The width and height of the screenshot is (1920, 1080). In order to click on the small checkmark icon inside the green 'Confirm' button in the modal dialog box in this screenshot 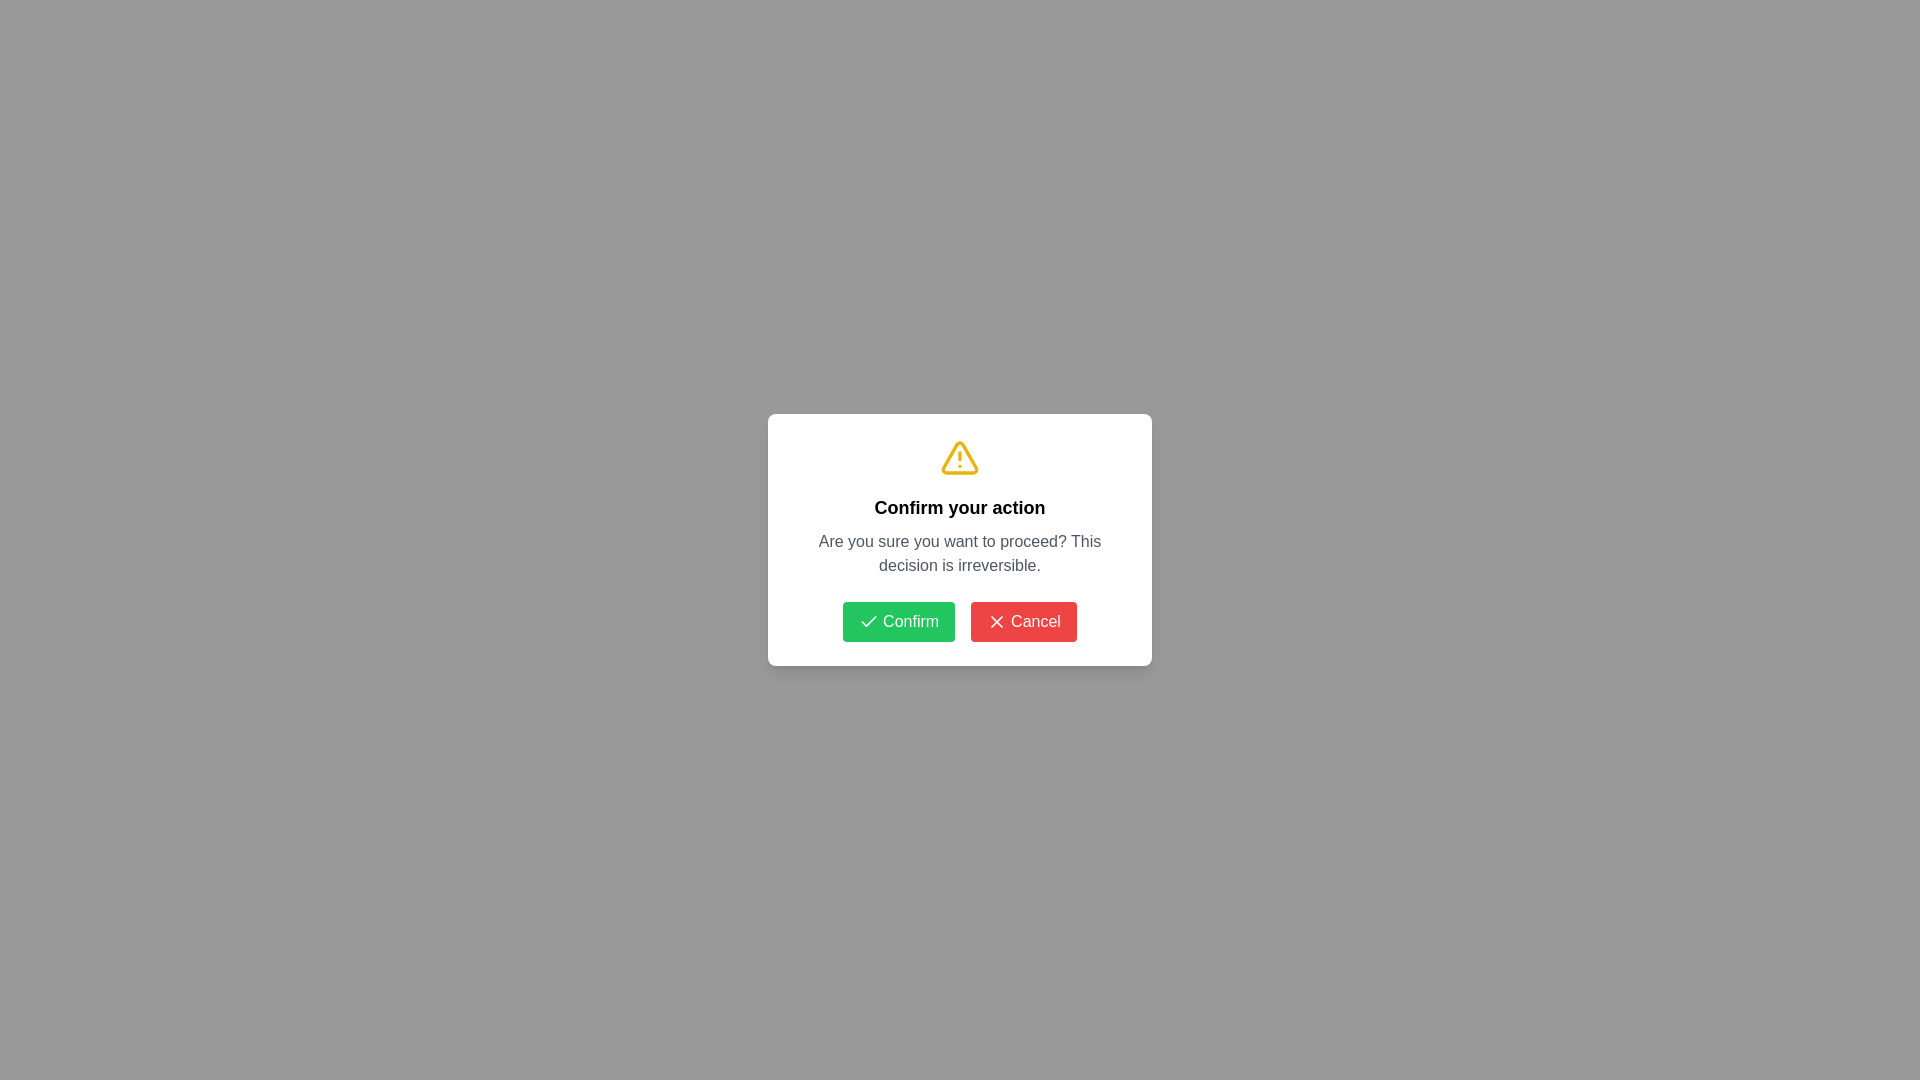, I will do `click(868, 620)`.